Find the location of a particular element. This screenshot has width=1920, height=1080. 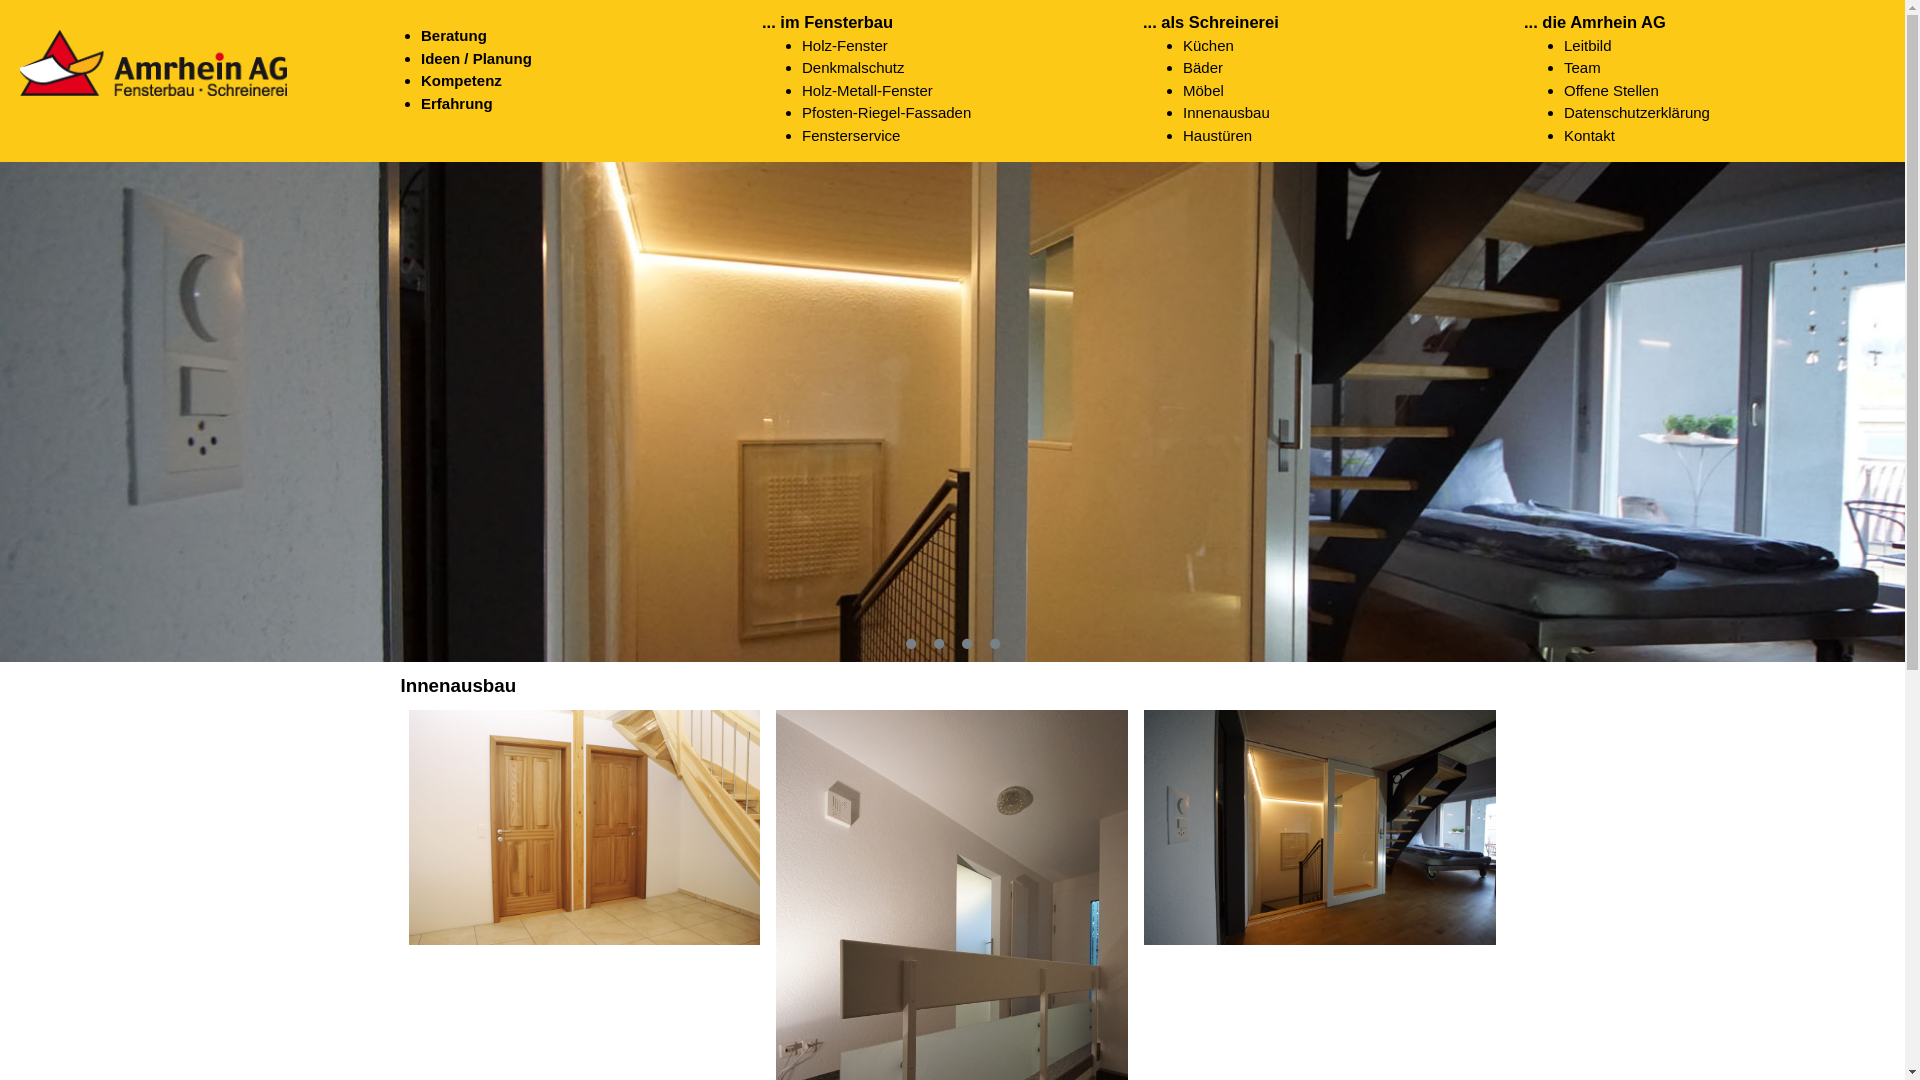

'... die Amrhein AG' is located at coordinates (1593, 22).